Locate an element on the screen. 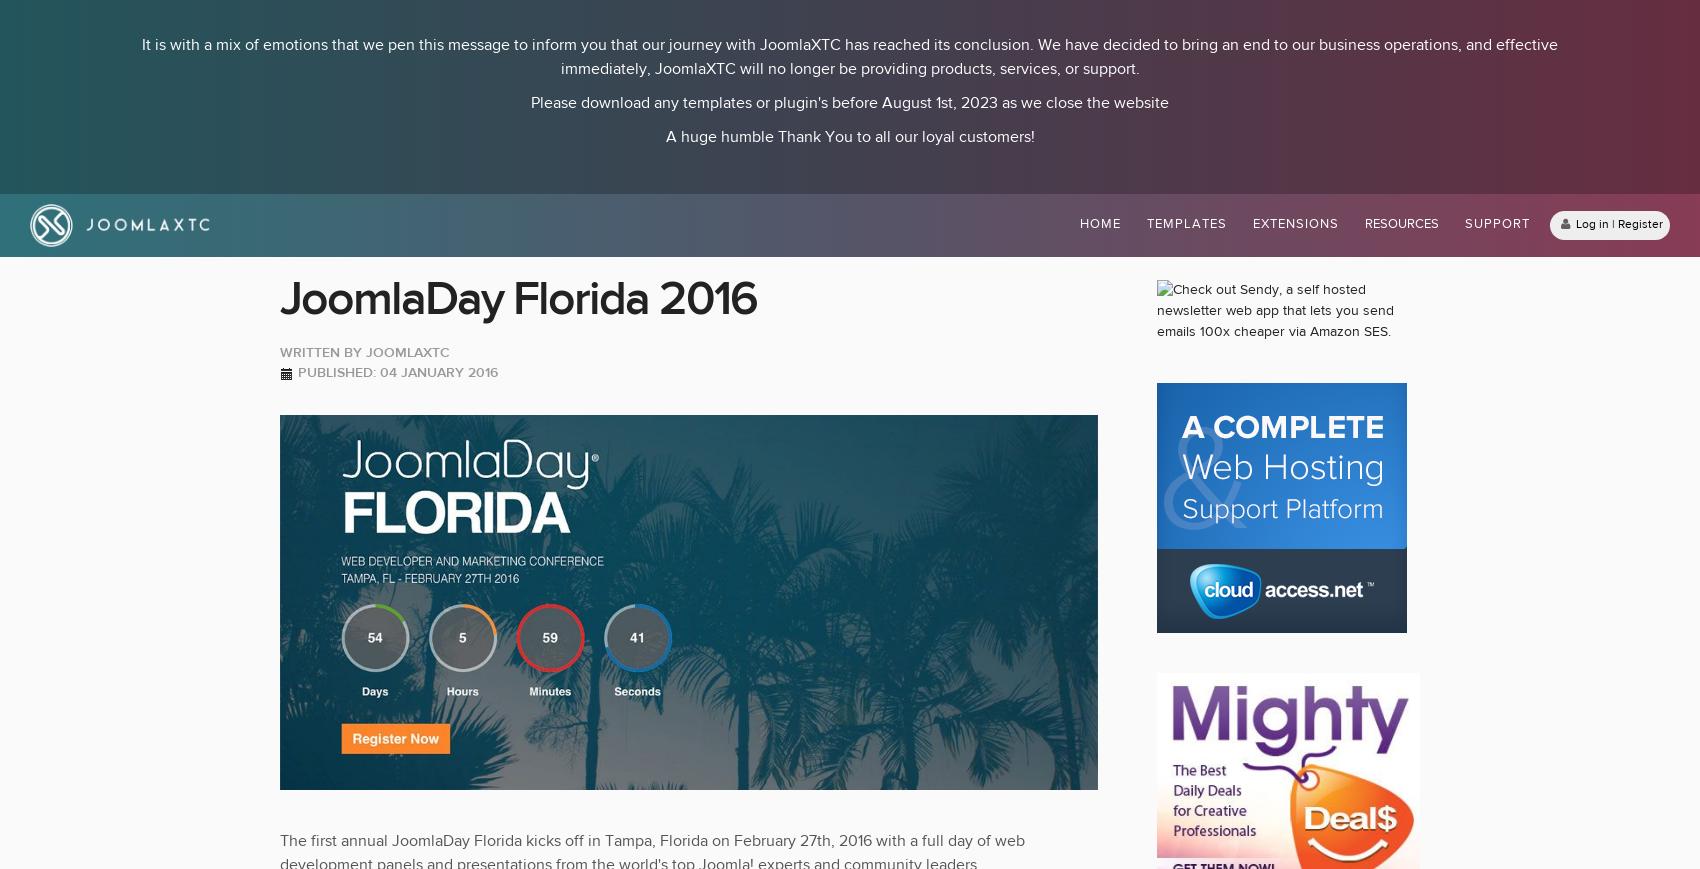  'A huge humble Thank You to all our loyal customers!' is located at coordinates (848, 136).